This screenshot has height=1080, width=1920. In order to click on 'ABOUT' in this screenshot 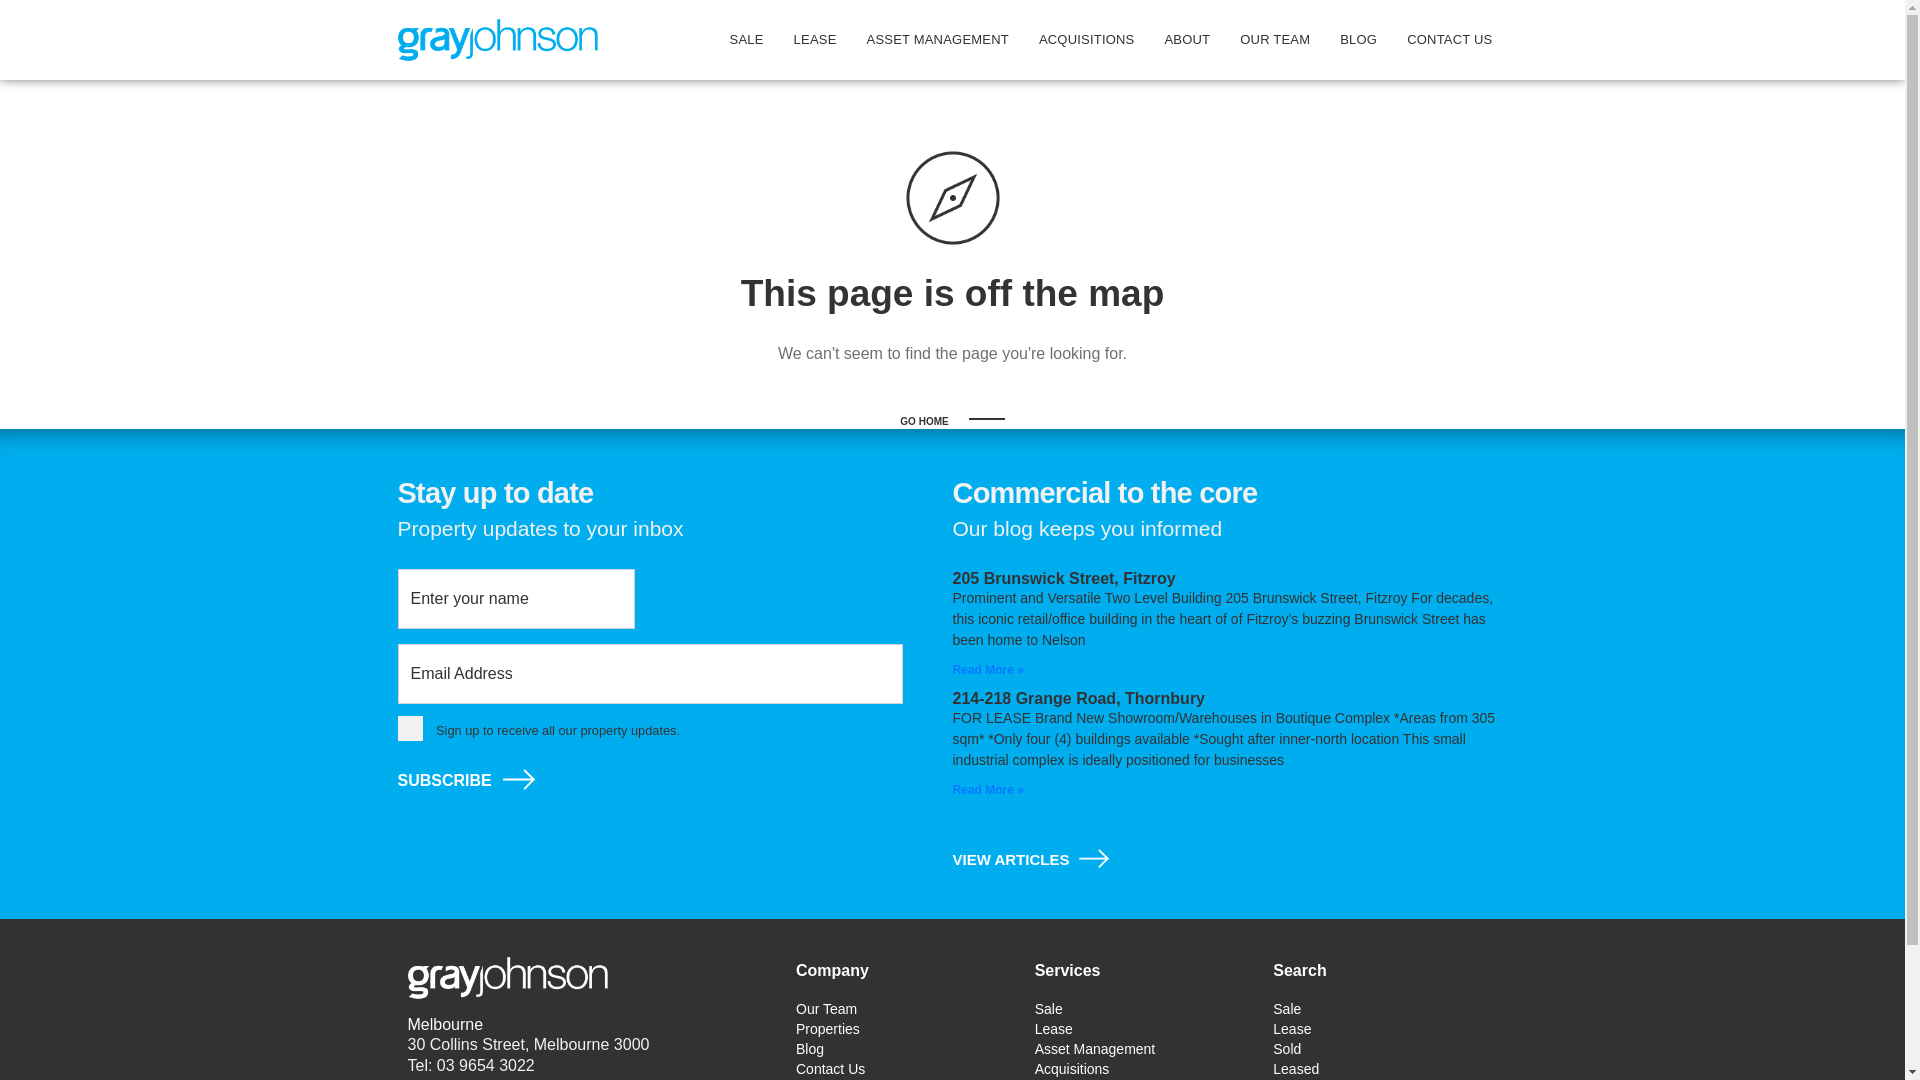, I will do `click(1186, 39)`.